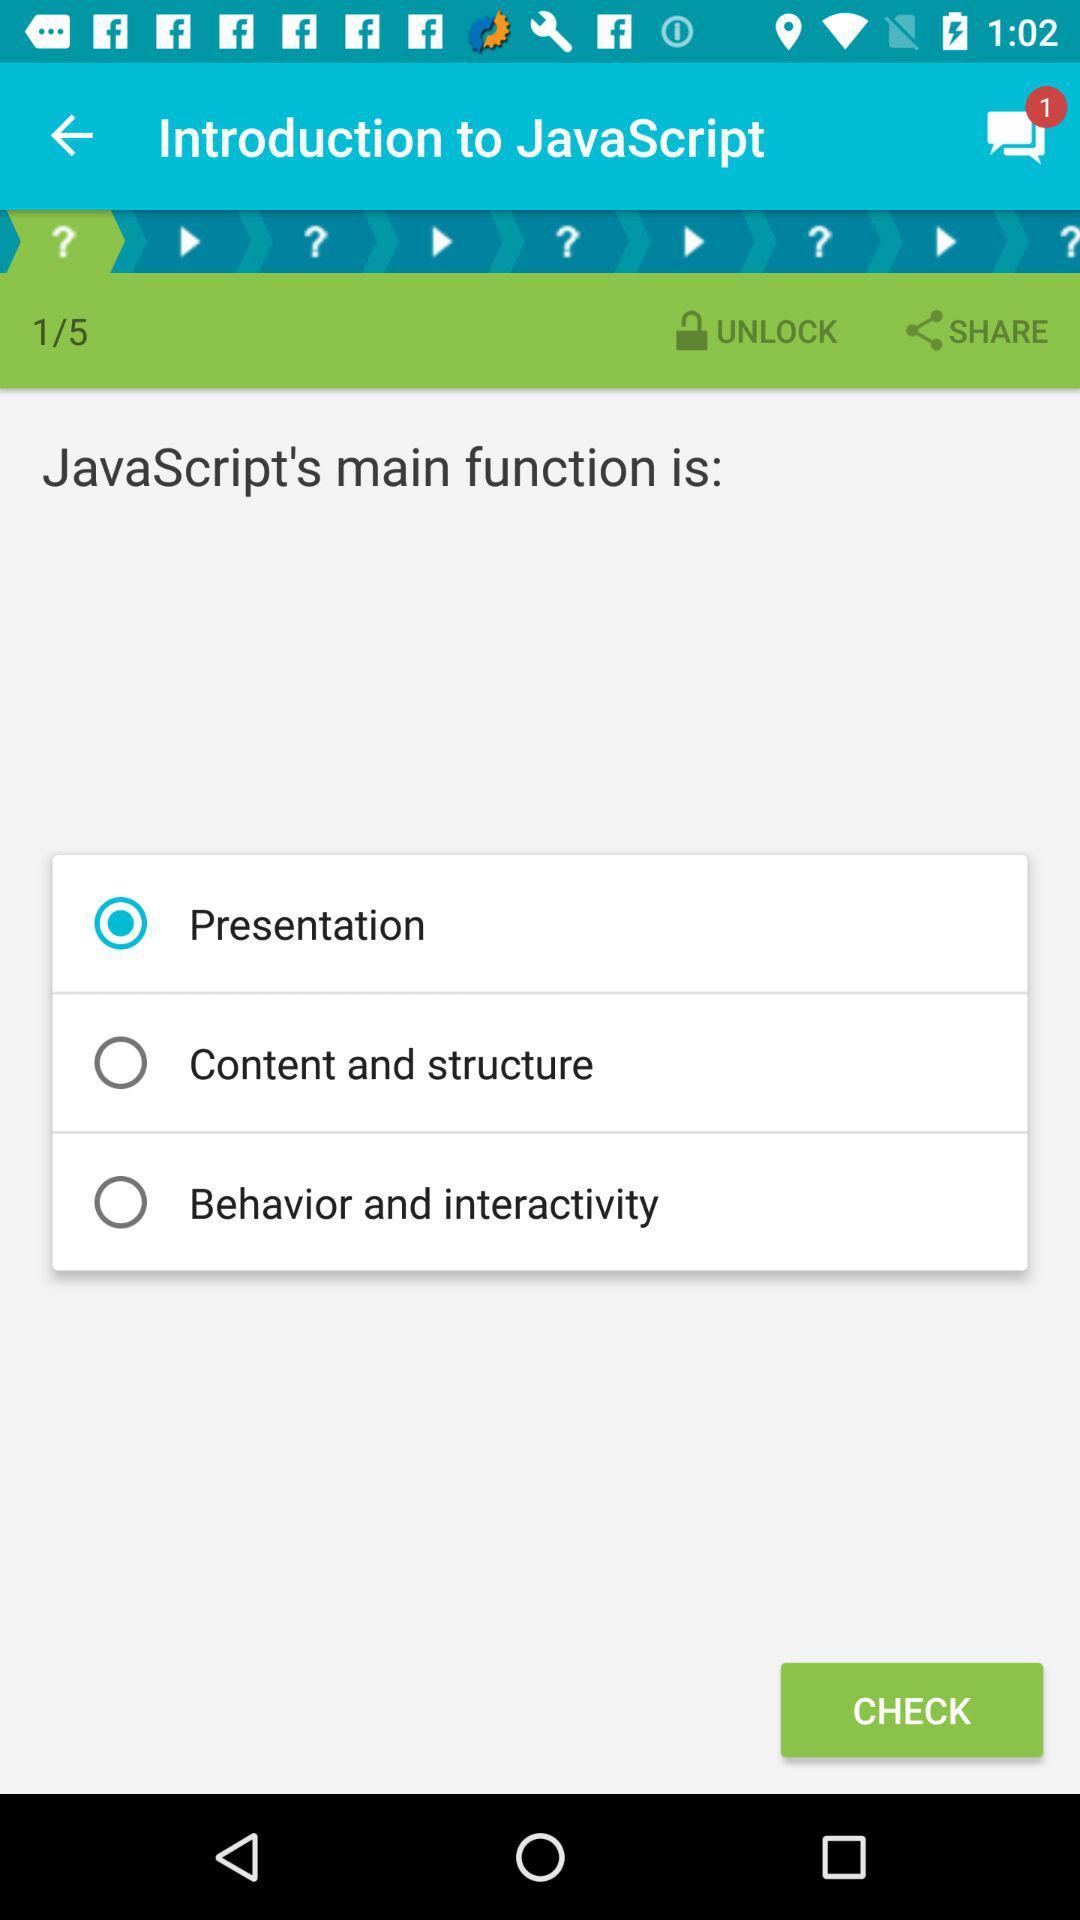 The height and width of the screenshot is (1920, 1080). What do you see at coordinates (61, 240) in the screenshot?
I see `question` at bounding box center [61, 240].